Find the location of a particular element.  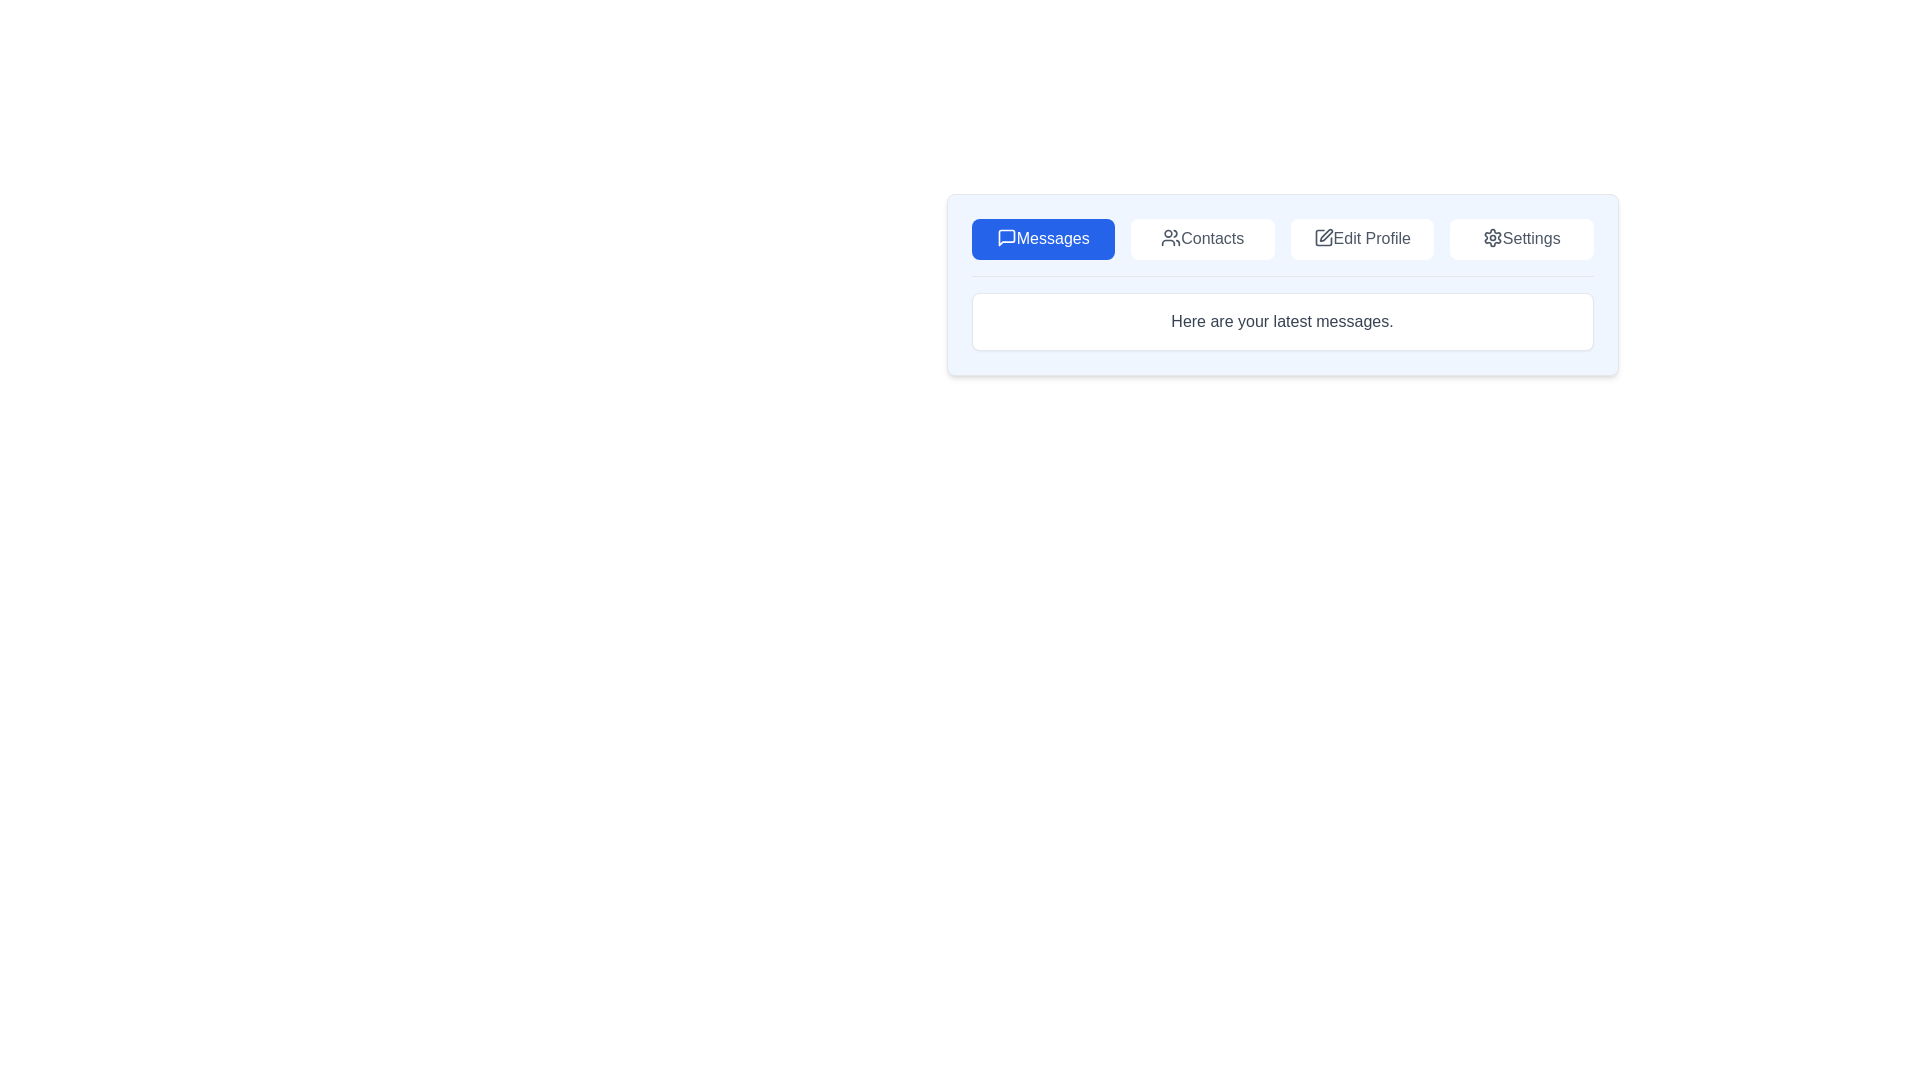

the Contacts tab is located at coordinates (1201, 238).